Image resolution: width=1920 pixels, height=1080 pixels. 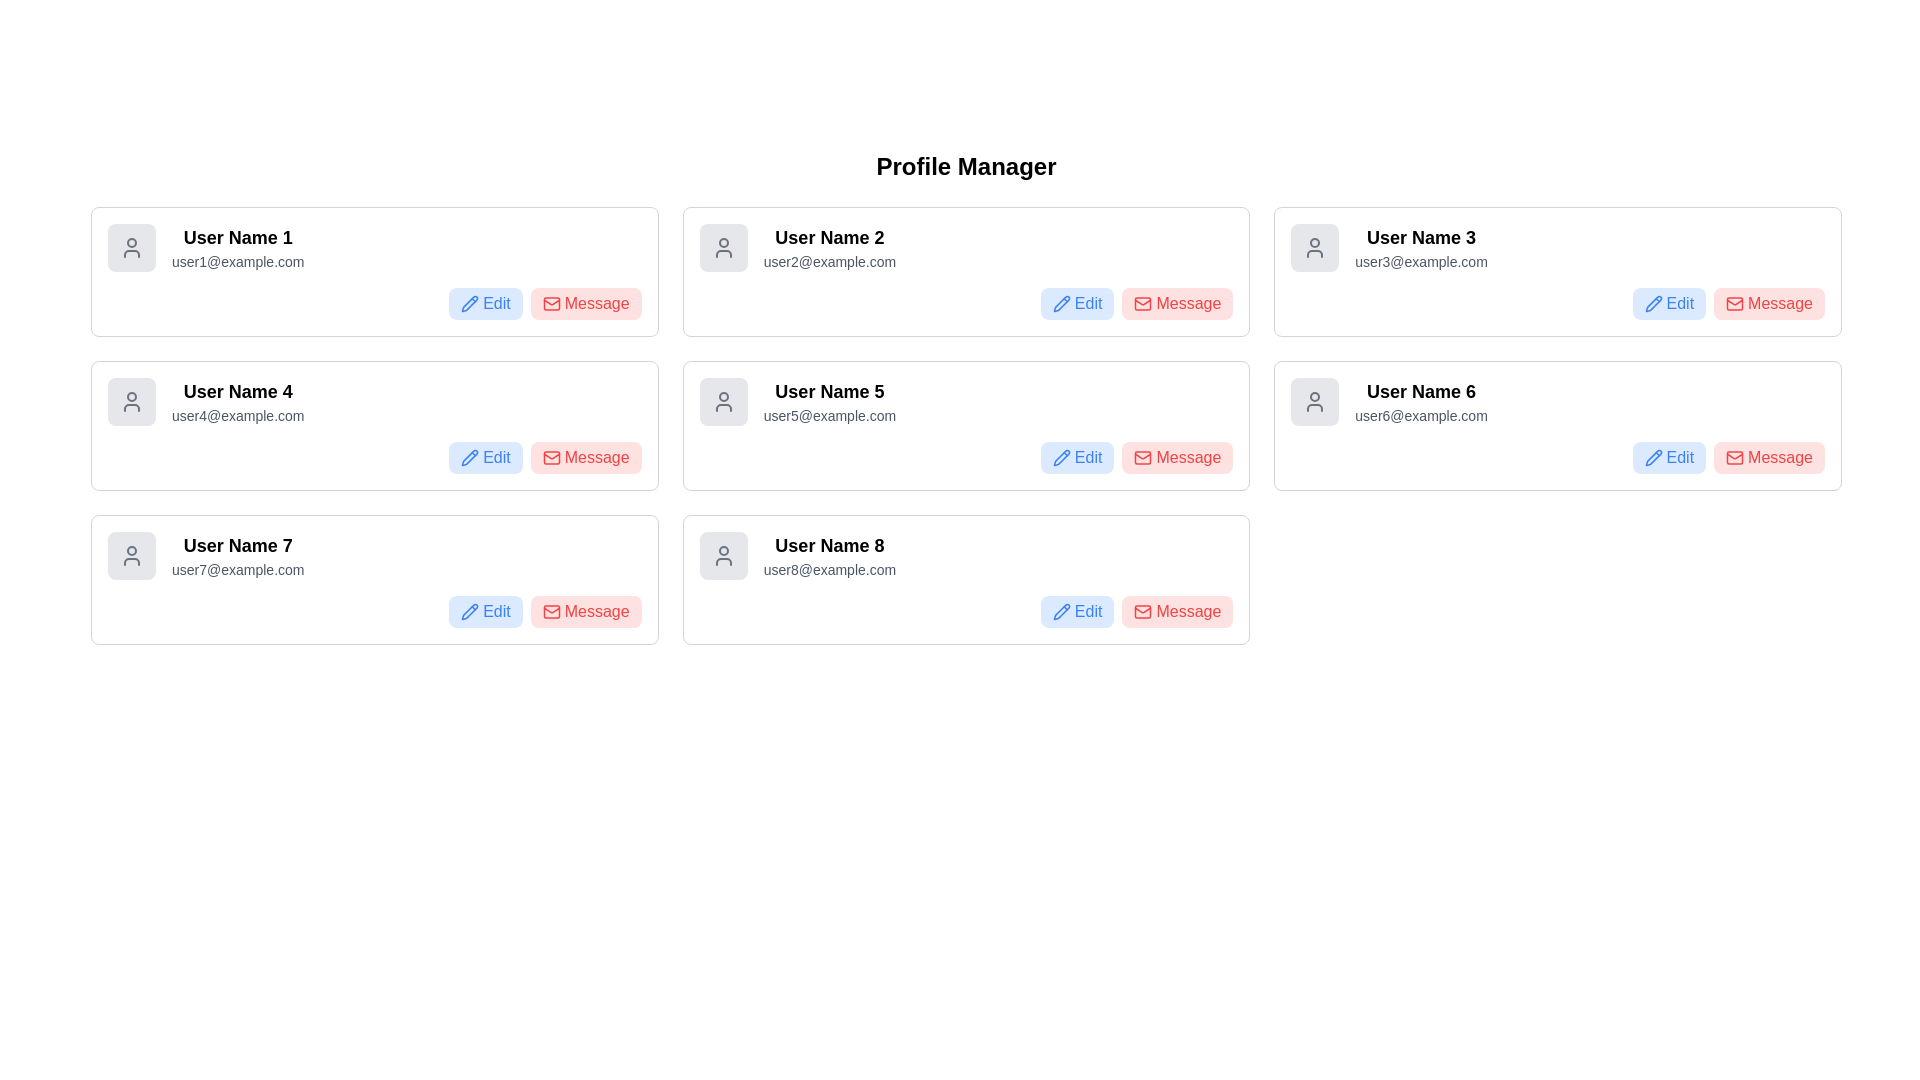 I want to click on the Profile Card, which is the second element in the first row of the grid layout, so click(x=966, y=272).